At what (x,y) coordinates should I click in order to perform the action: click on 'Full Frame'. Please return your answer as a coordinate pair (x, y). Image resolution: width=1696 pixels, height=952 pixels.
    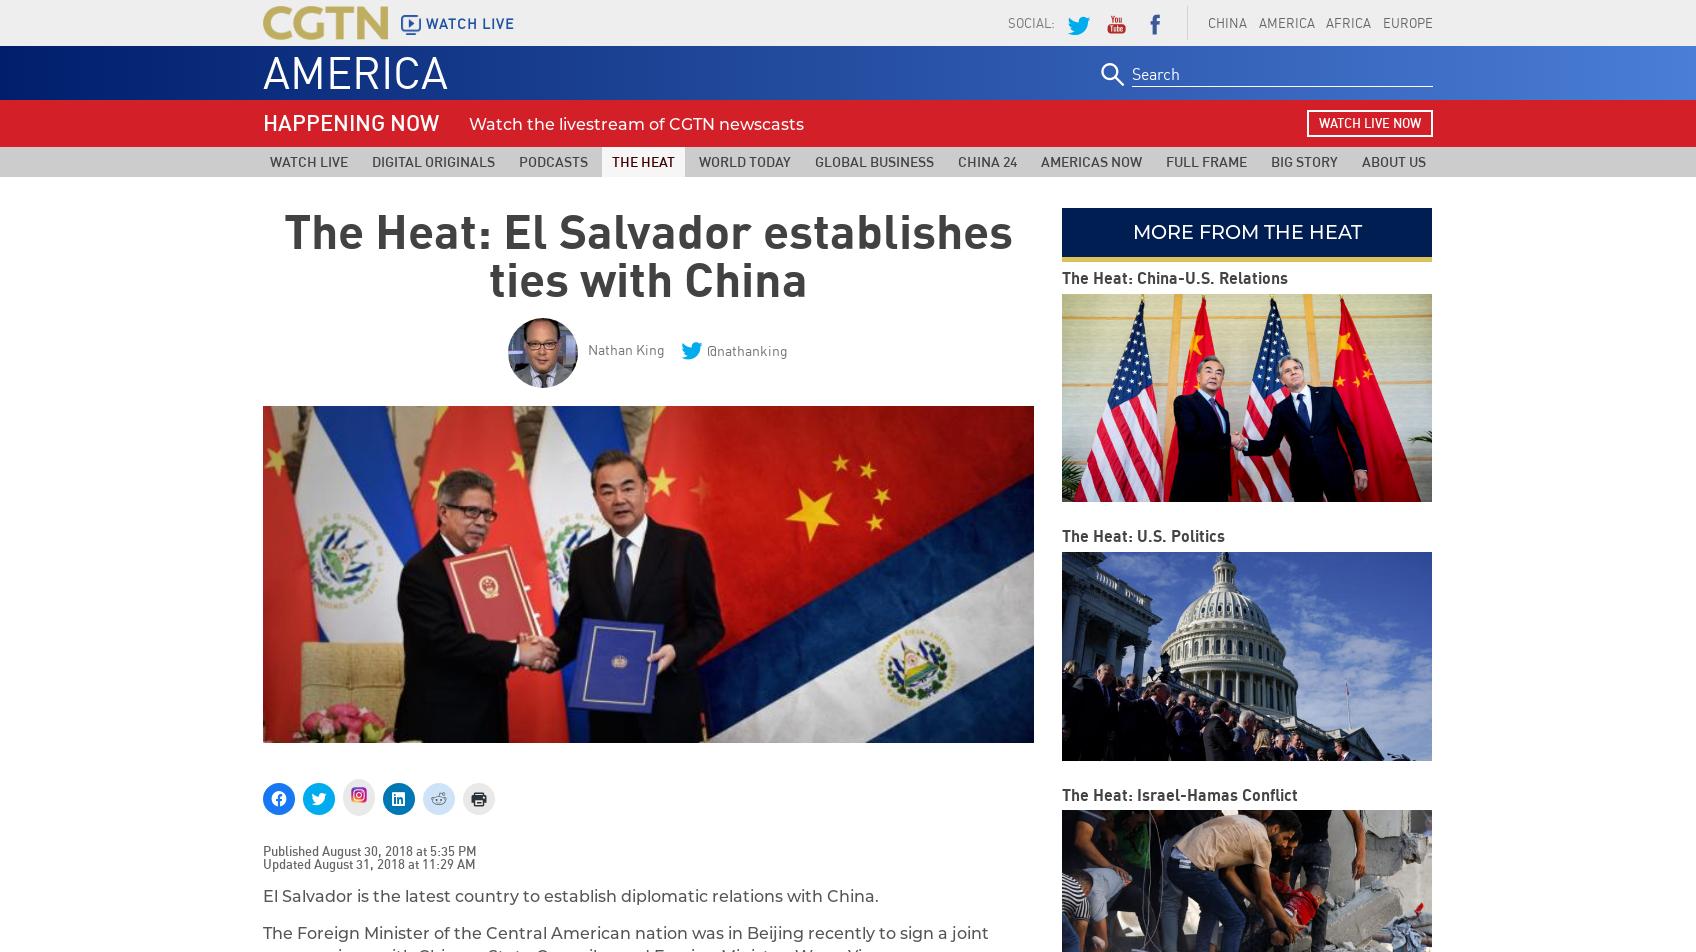
    Looking at the image, I should click on (1205, 161).